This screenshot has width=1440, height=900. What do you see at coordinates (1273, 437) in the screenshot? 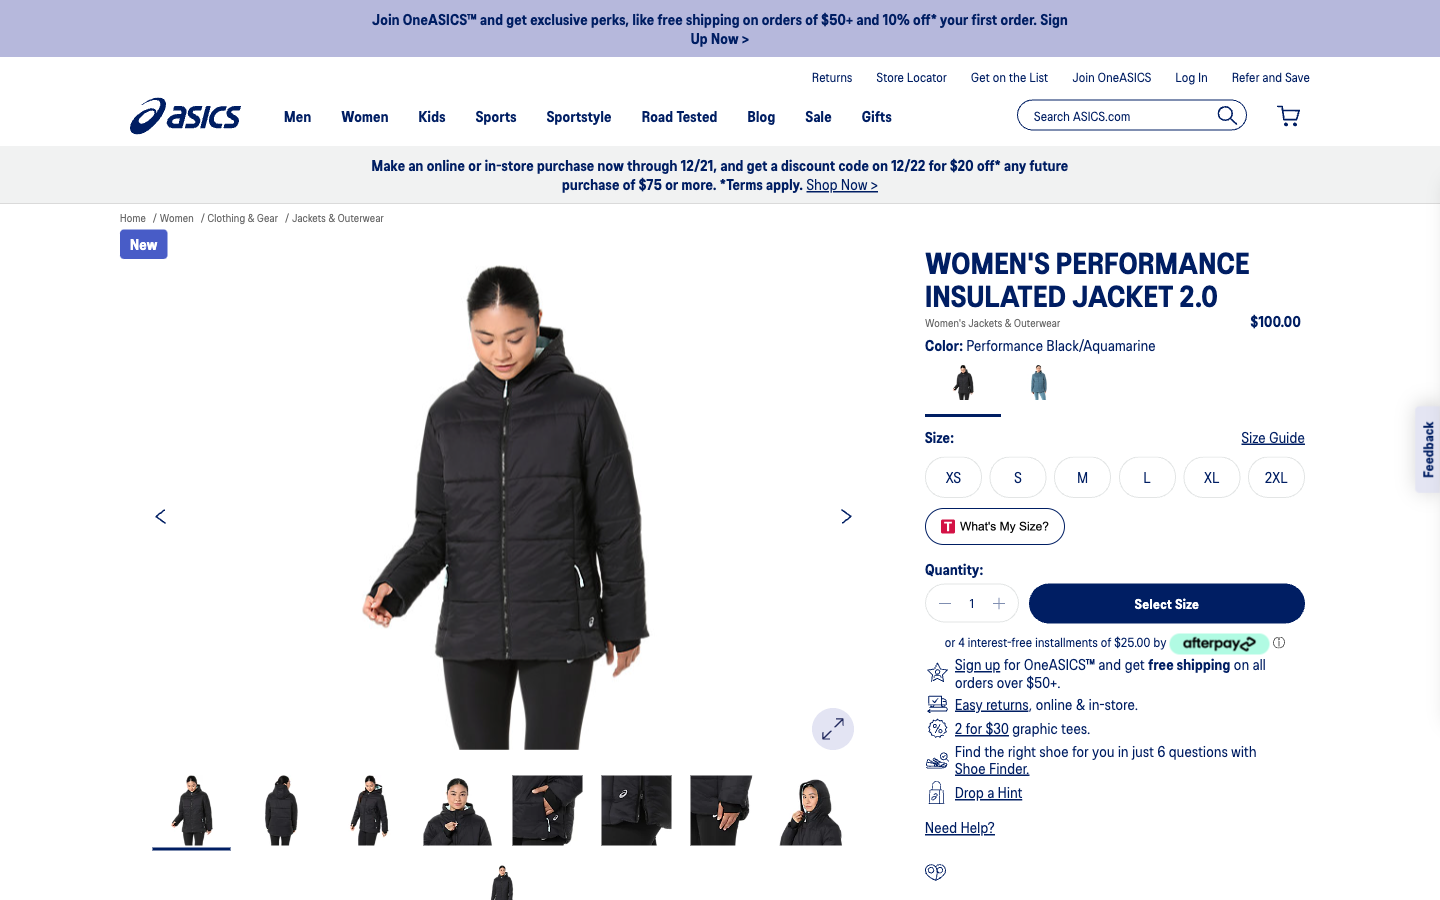
I see `Determine the appropriate clothing size to purchase` at bounding box center [1273, 437].